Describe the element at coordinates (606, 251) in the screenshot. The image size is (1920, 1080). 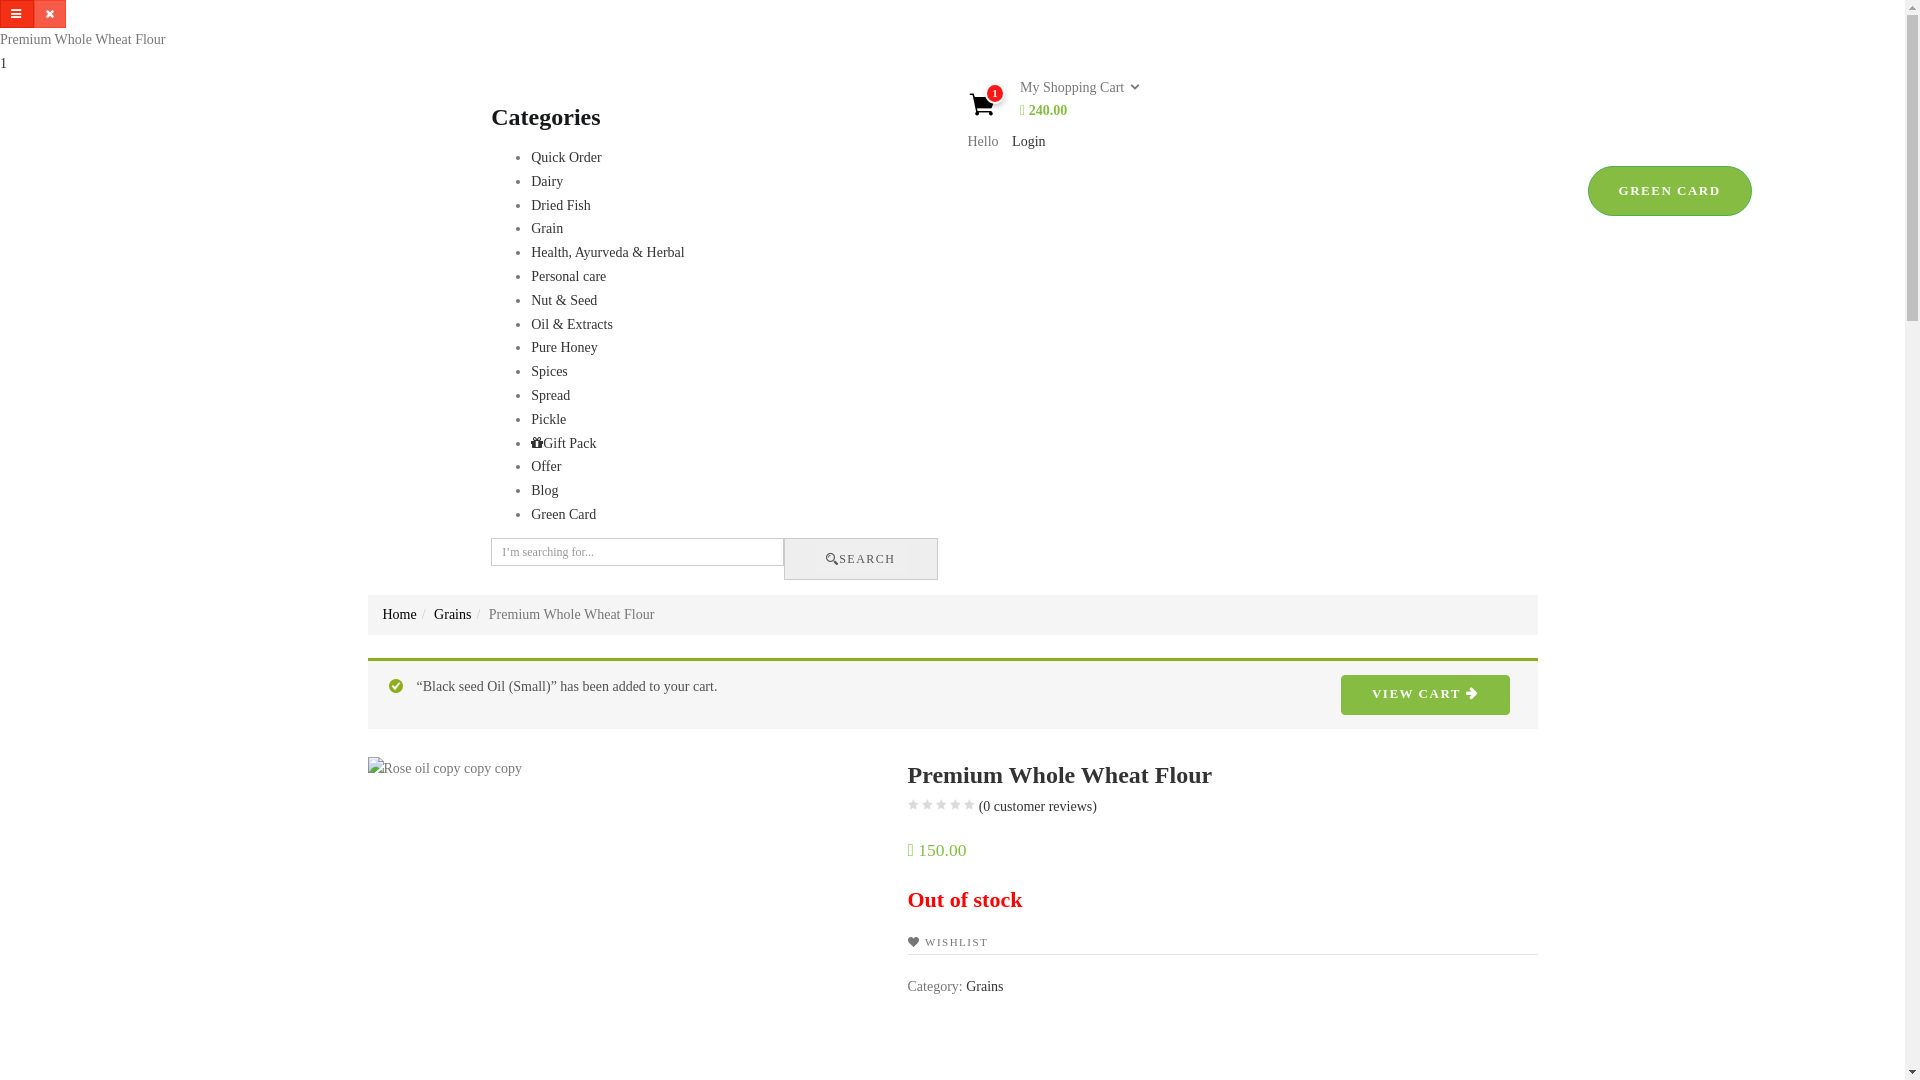
I see `'Health, Ayurveda & Herbal'` at that location.